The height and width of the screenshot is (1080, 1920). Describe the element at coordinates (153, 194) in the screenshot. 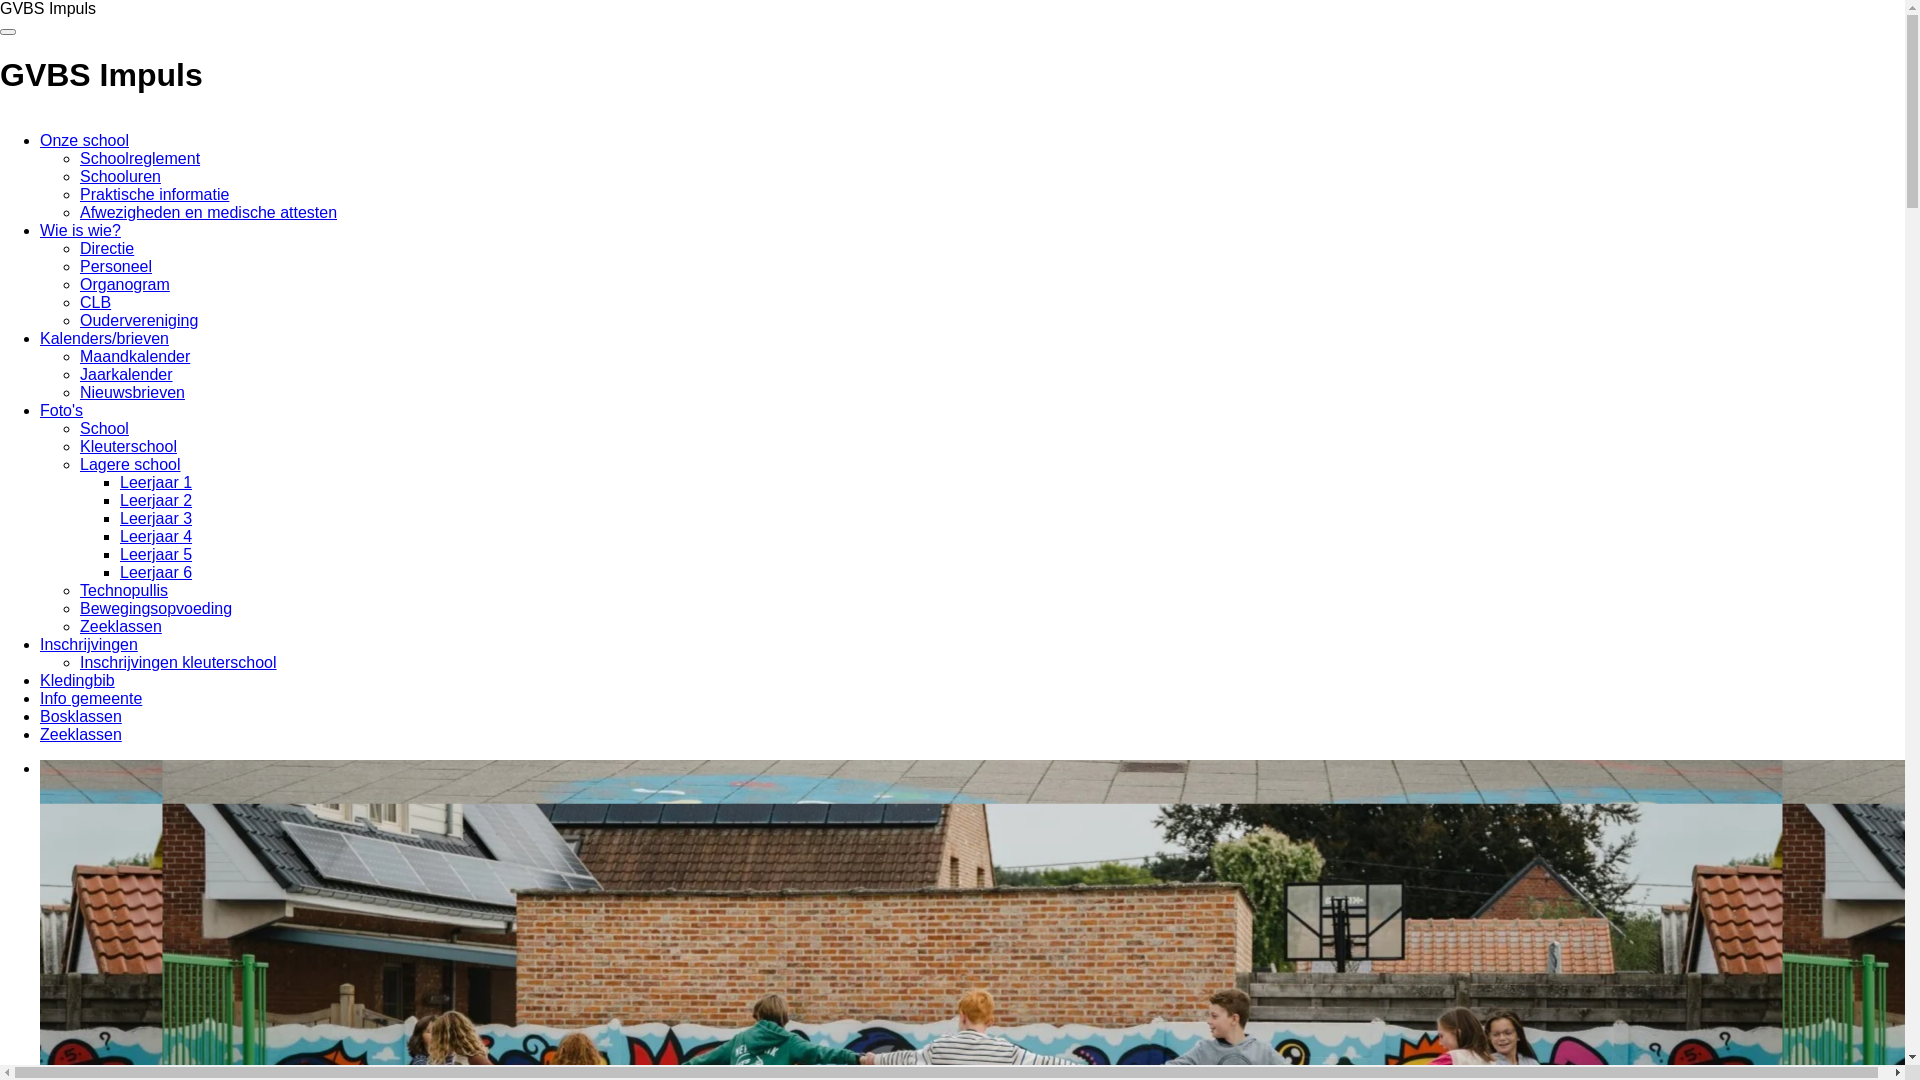

I see `'Praktische informatie'` at that location.